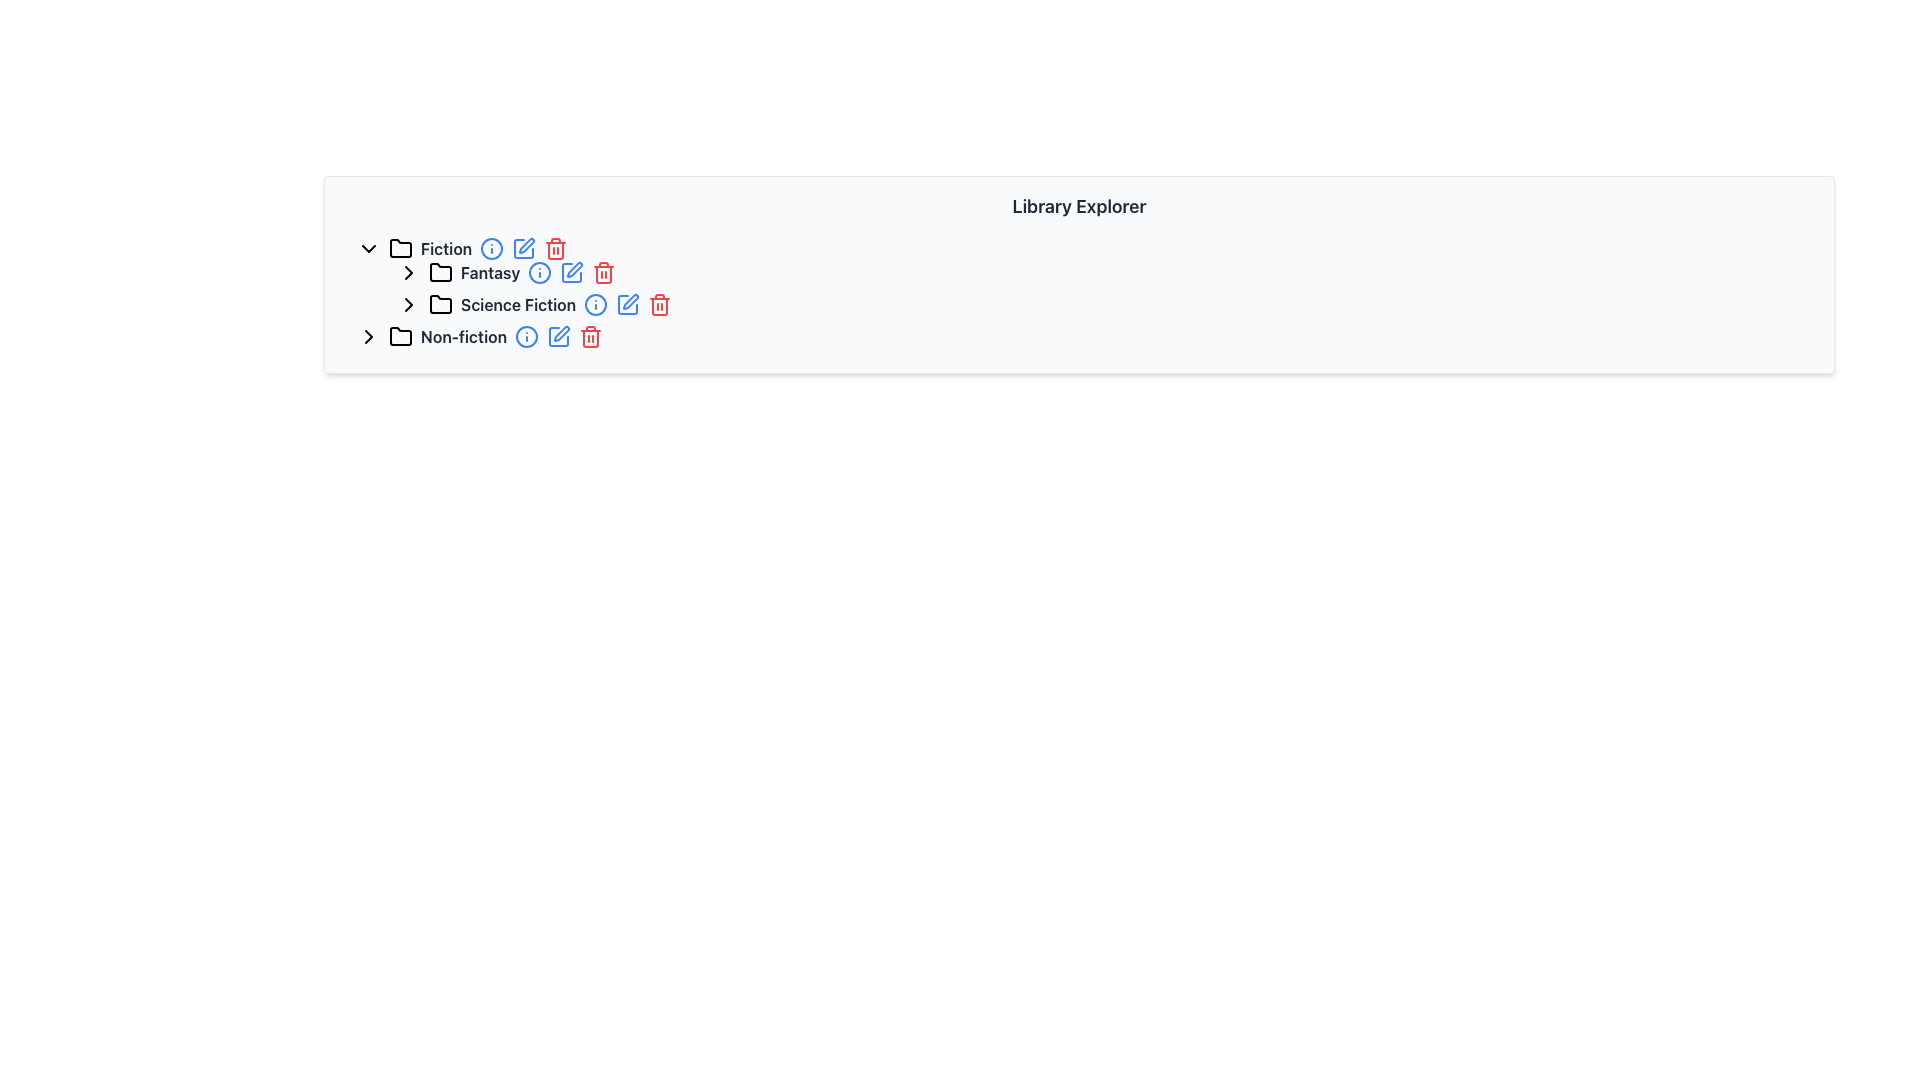  I want to click on the Toggle arrow icon adjacent to the 'Fantasy' label, so click(407, 273).